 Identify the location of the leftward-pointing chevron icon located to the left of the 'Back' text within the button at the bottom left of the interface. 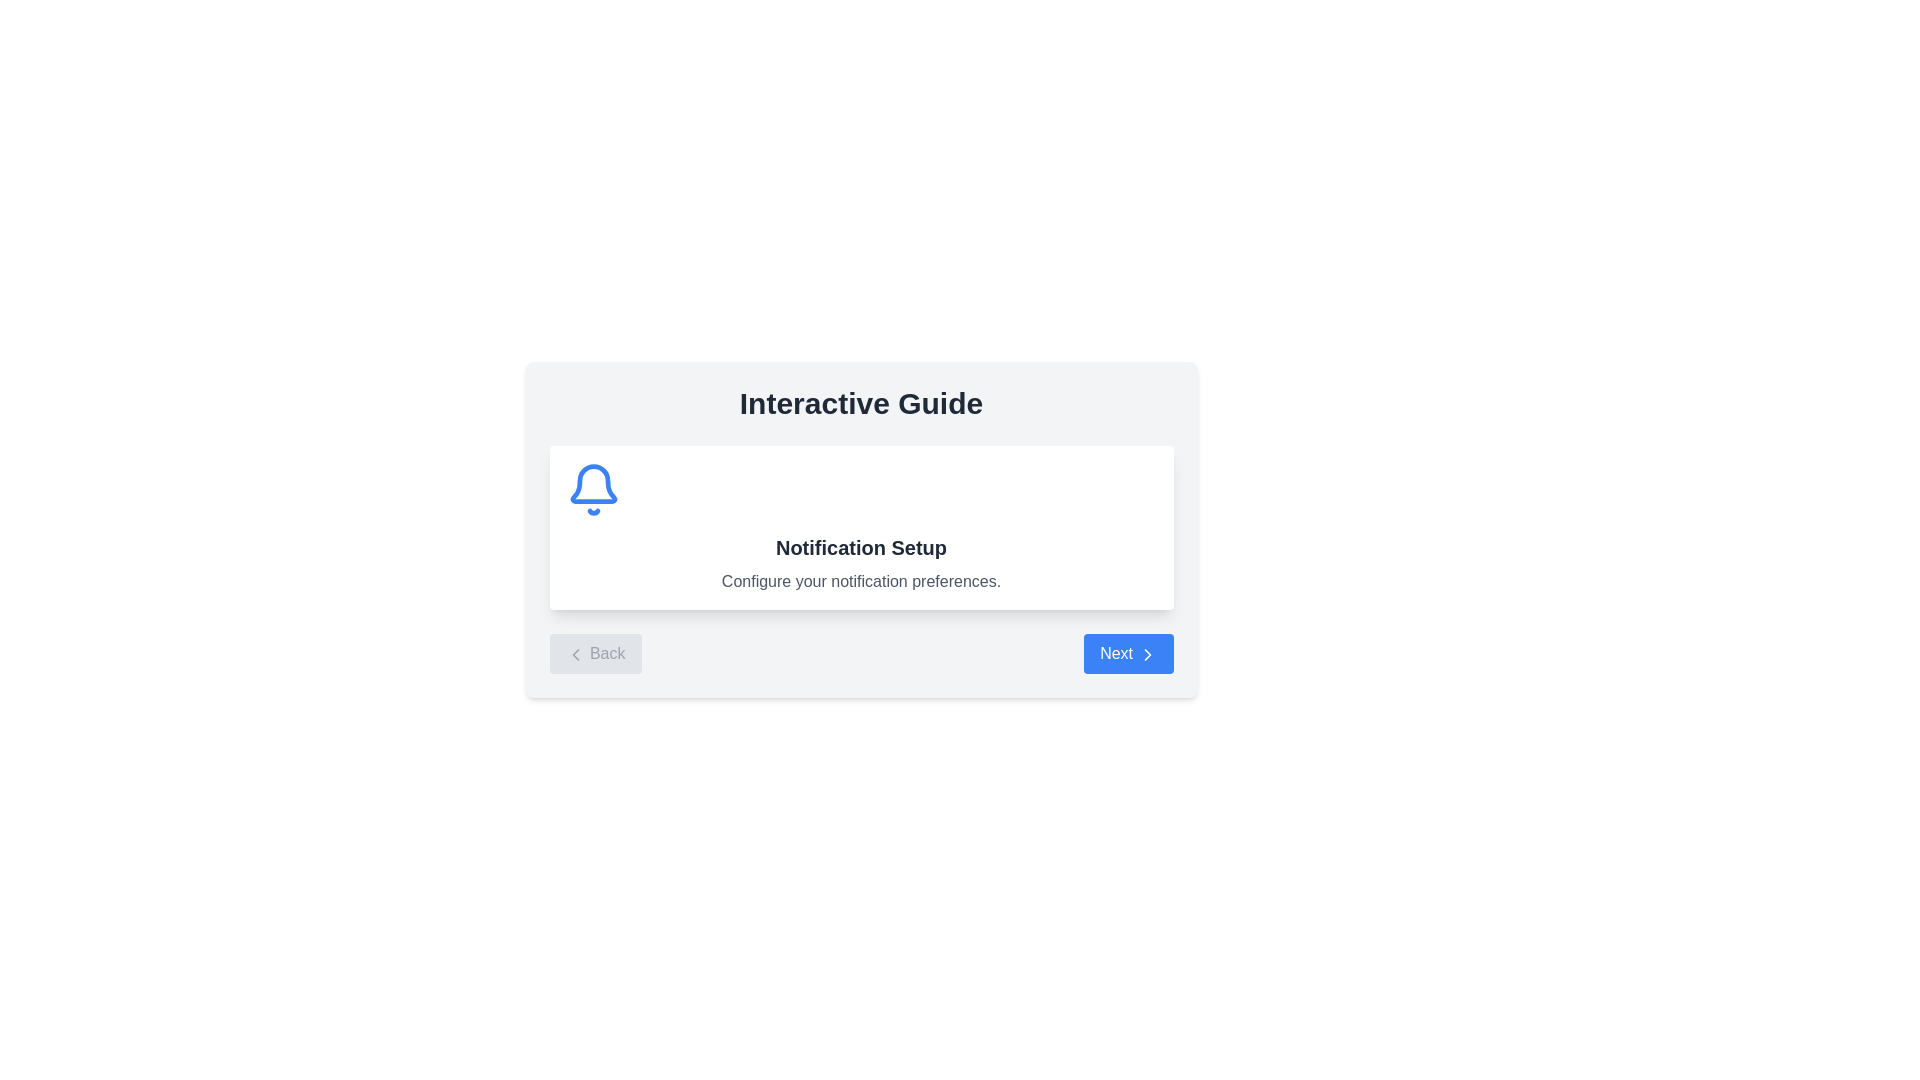
(574, 654).